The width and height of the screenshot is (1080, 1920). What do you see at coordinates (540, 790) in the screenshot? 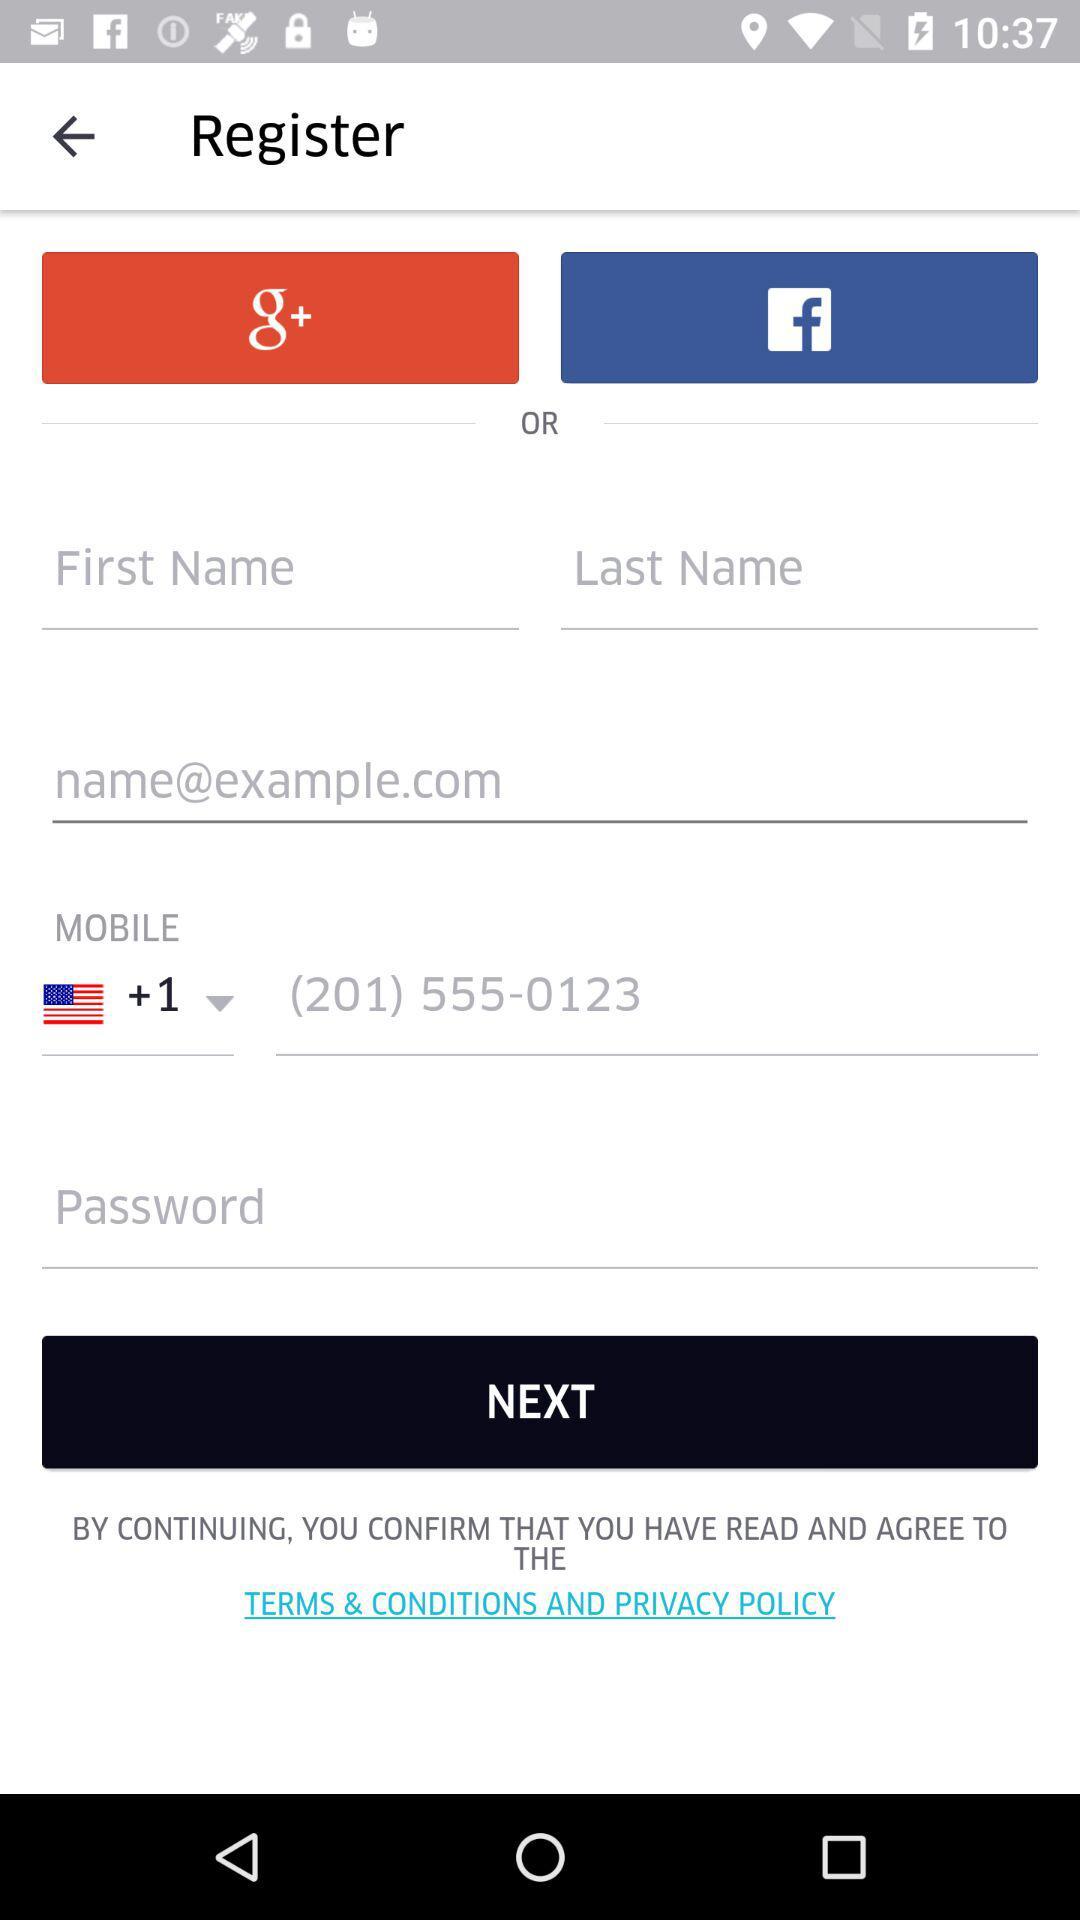
I see `text box` at bounding box center [540, 790].